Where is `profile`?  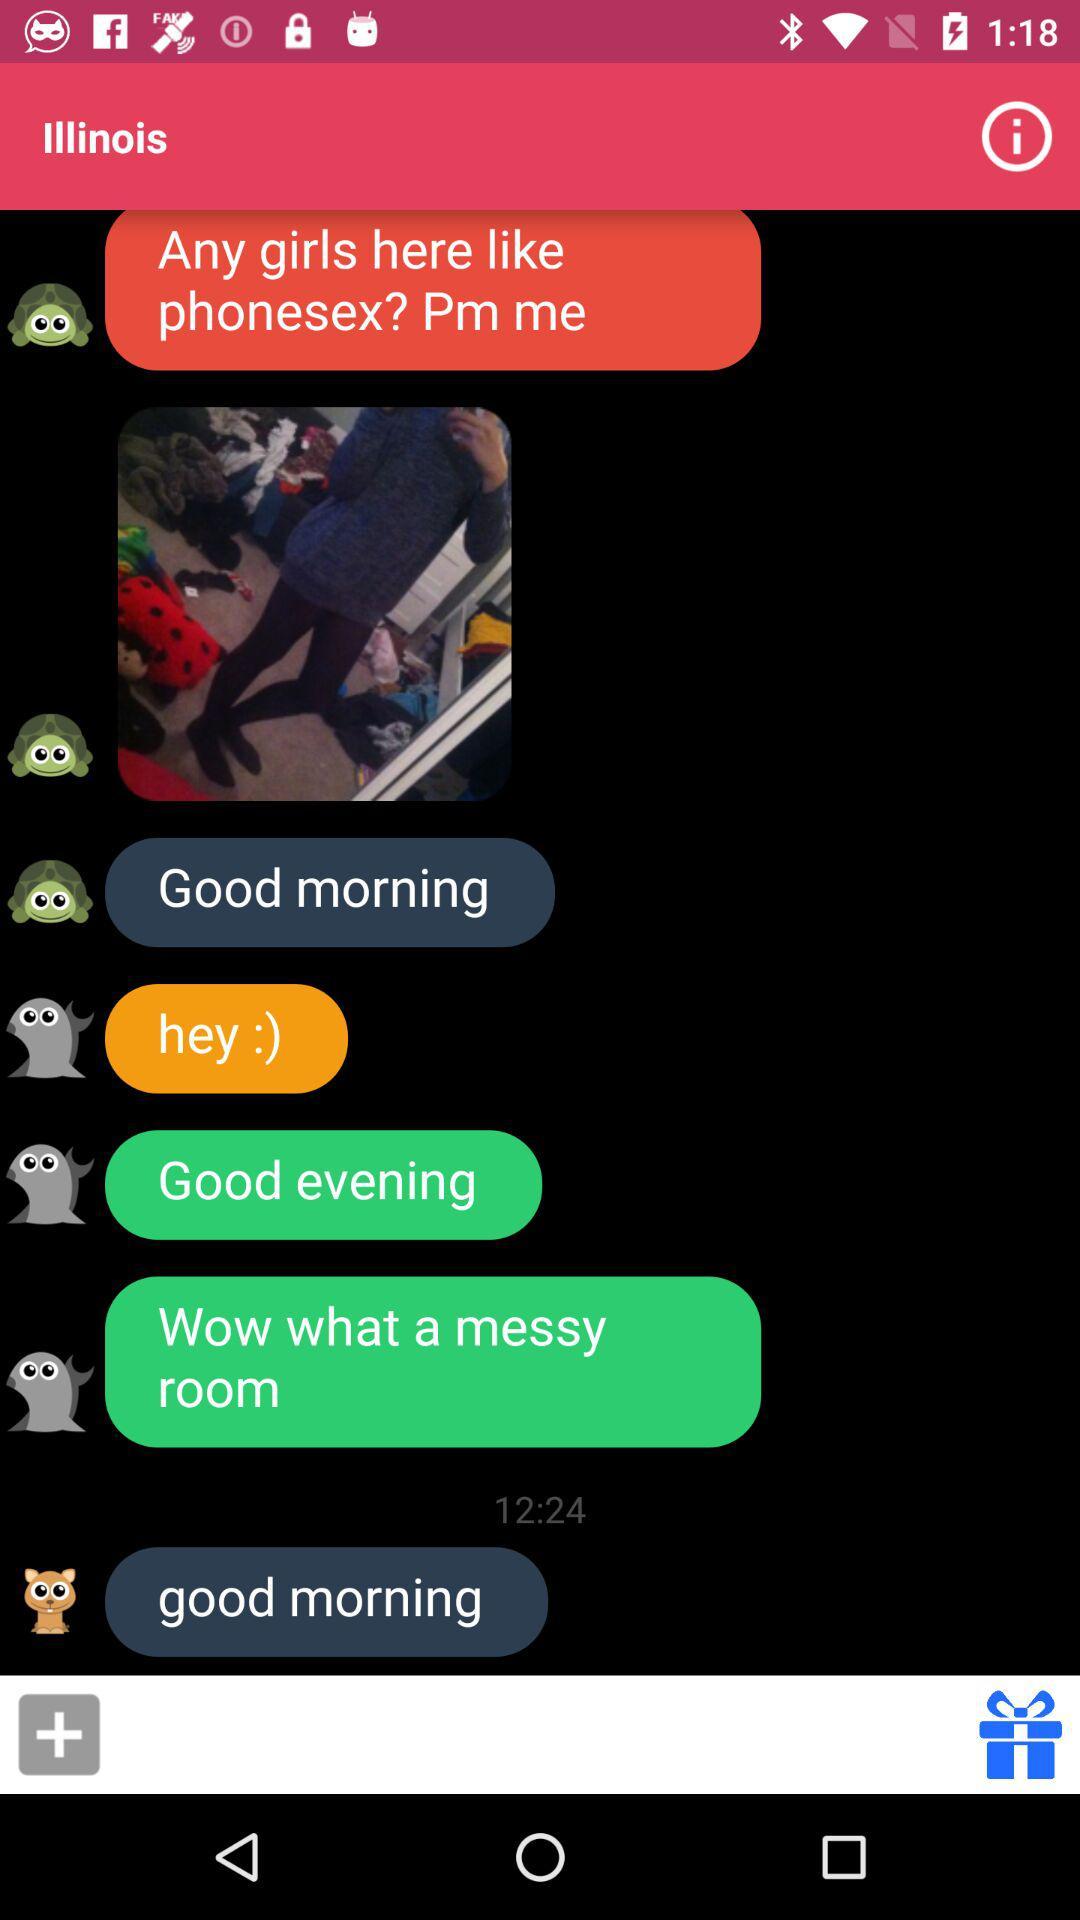 profile is located at coordinates (49, 1184).